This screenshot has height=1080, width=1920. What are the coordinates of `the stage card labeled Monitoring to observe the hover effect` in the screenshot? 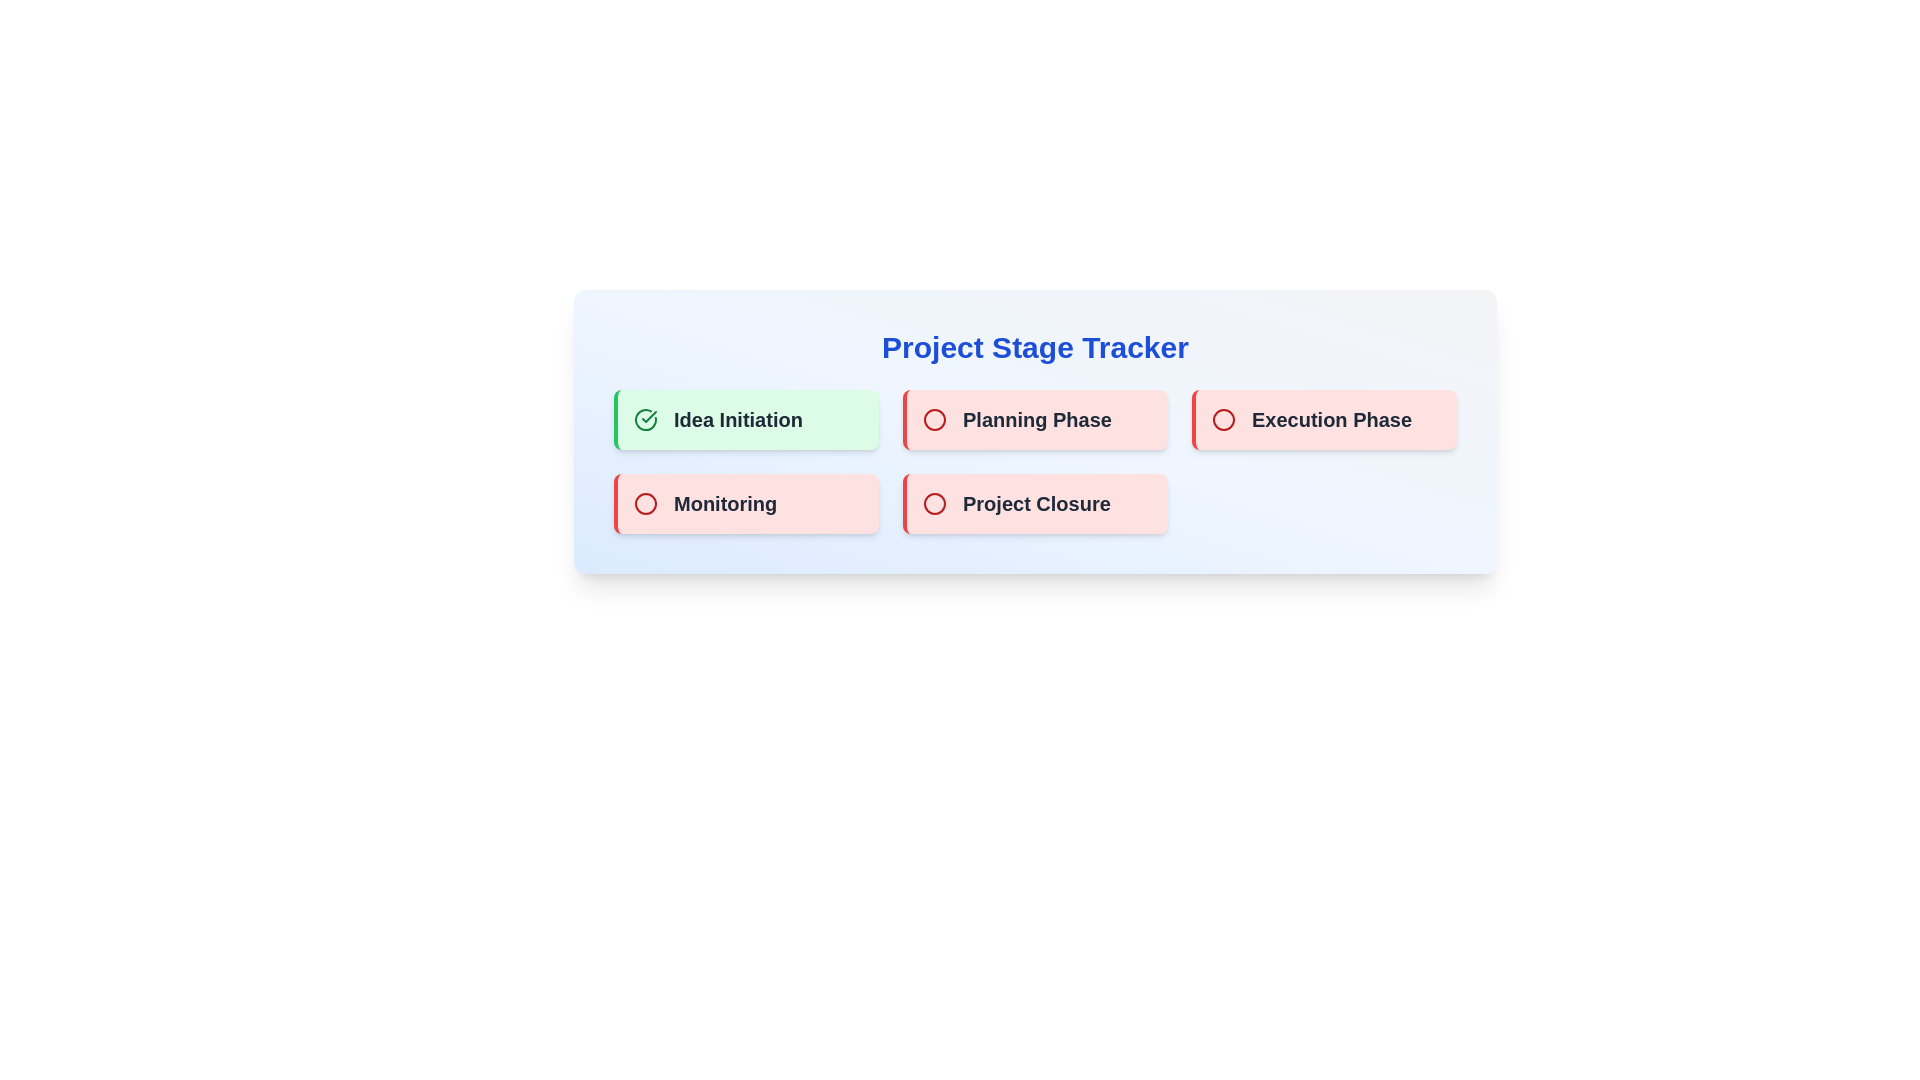 It's located at (745, 503).